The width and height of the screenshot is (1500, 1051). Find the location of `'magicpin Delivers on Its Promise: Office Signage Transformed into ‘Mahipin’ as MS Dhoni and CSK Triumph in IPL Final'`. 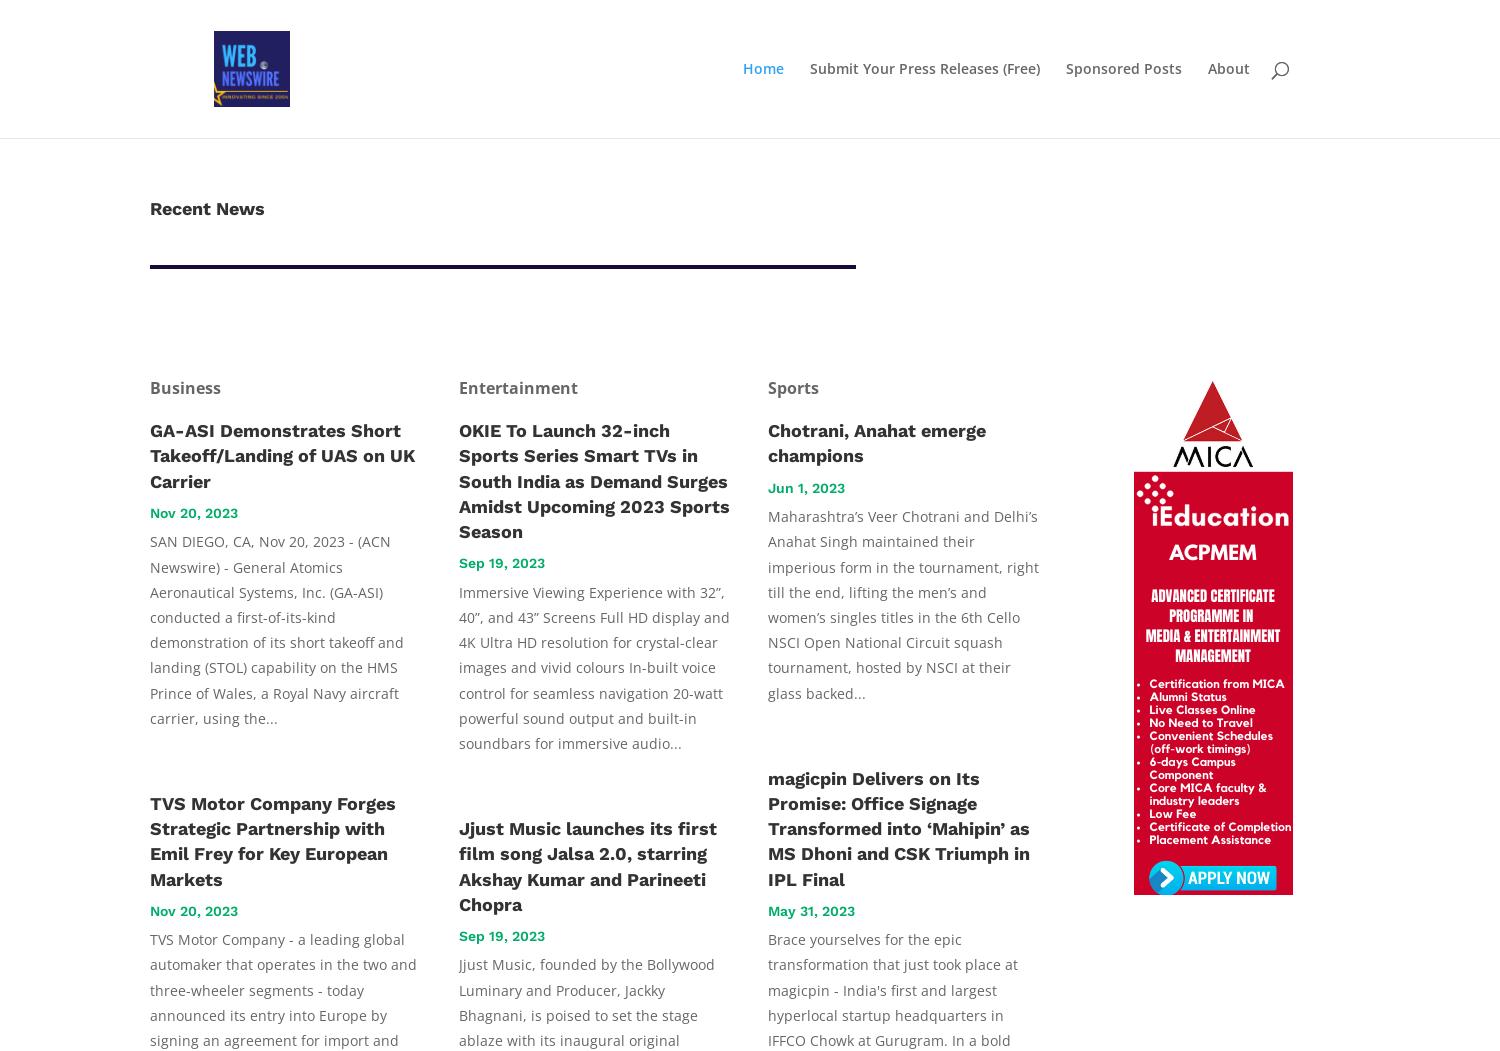

'magicpin Delivers on Its Promise: Office Signage Transformed into ‘Mahipin’ as MS Dhoni and CSK Triumph in IPL Final' is located at coordinates (768, 827).